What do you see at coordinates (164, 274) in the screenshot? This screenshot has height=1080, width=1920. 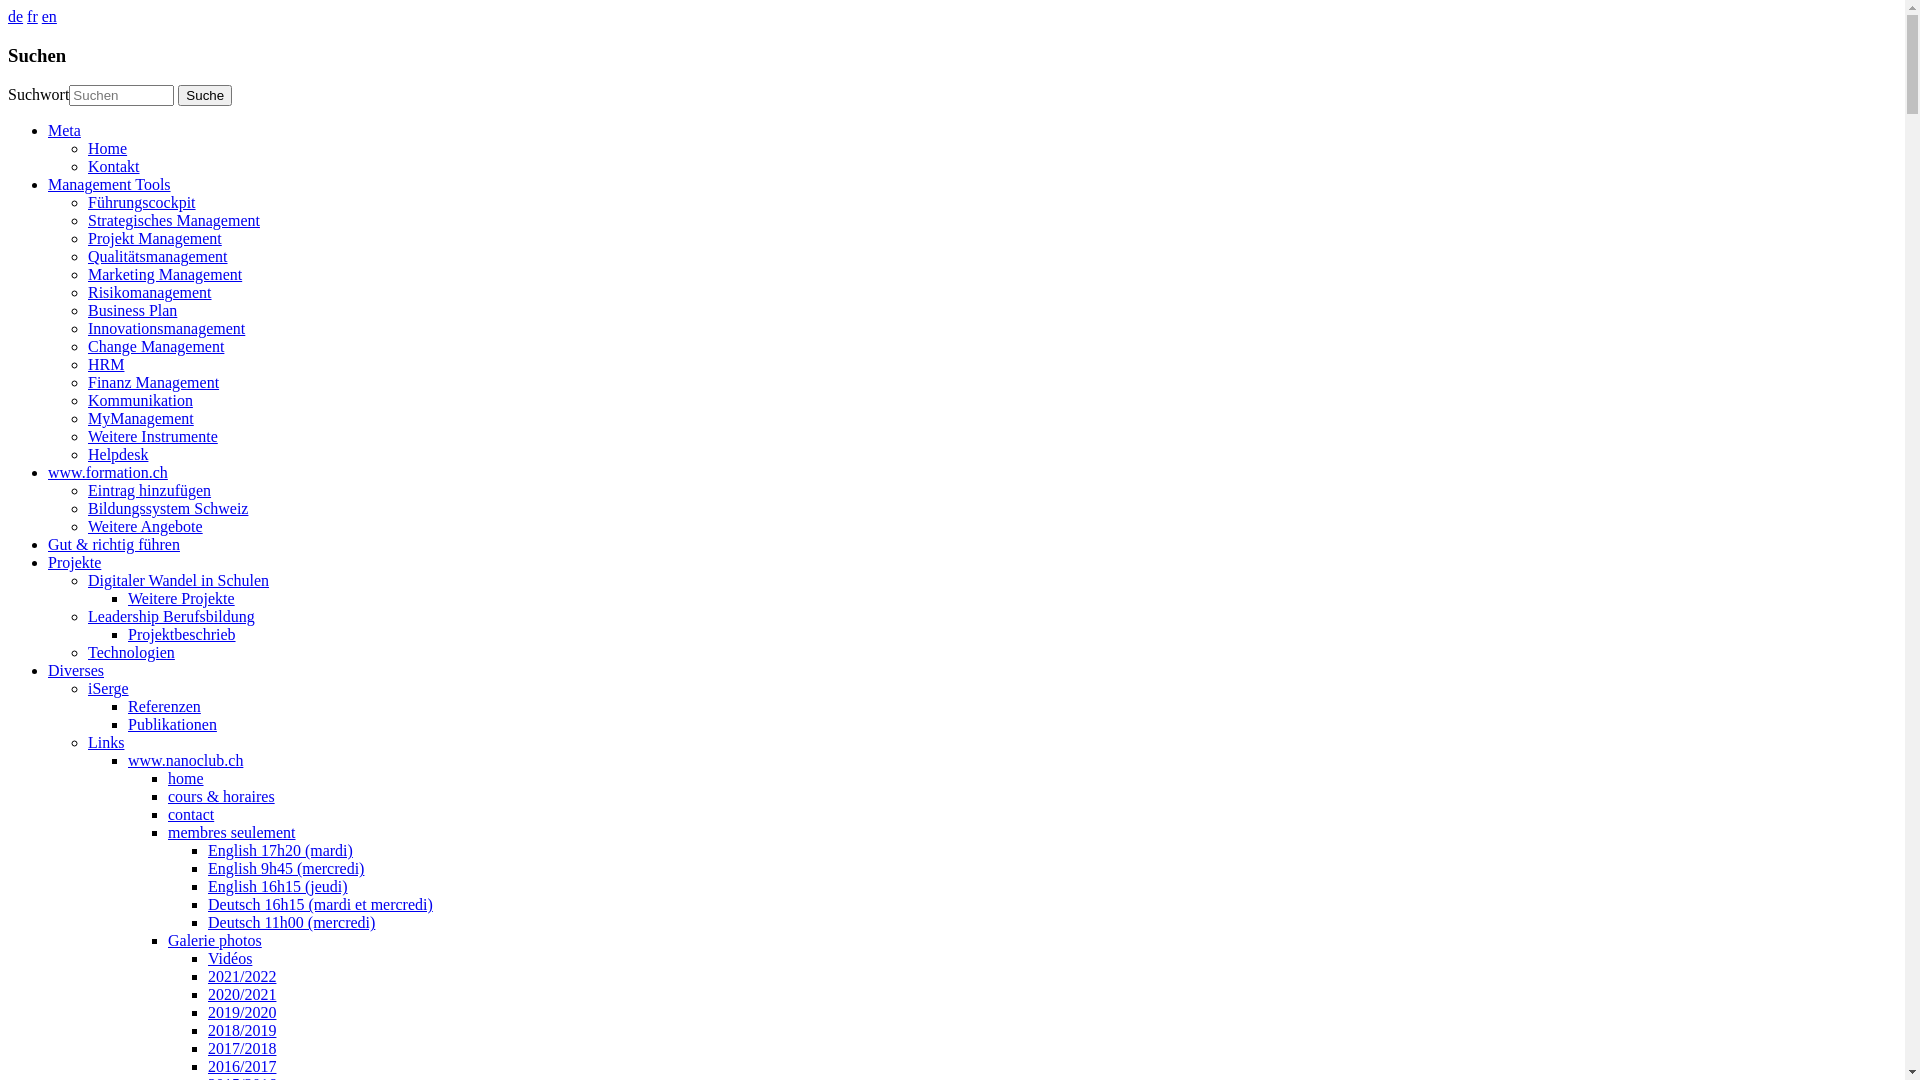 I see `'Marketing Management'` at bounding box center [164, 274].